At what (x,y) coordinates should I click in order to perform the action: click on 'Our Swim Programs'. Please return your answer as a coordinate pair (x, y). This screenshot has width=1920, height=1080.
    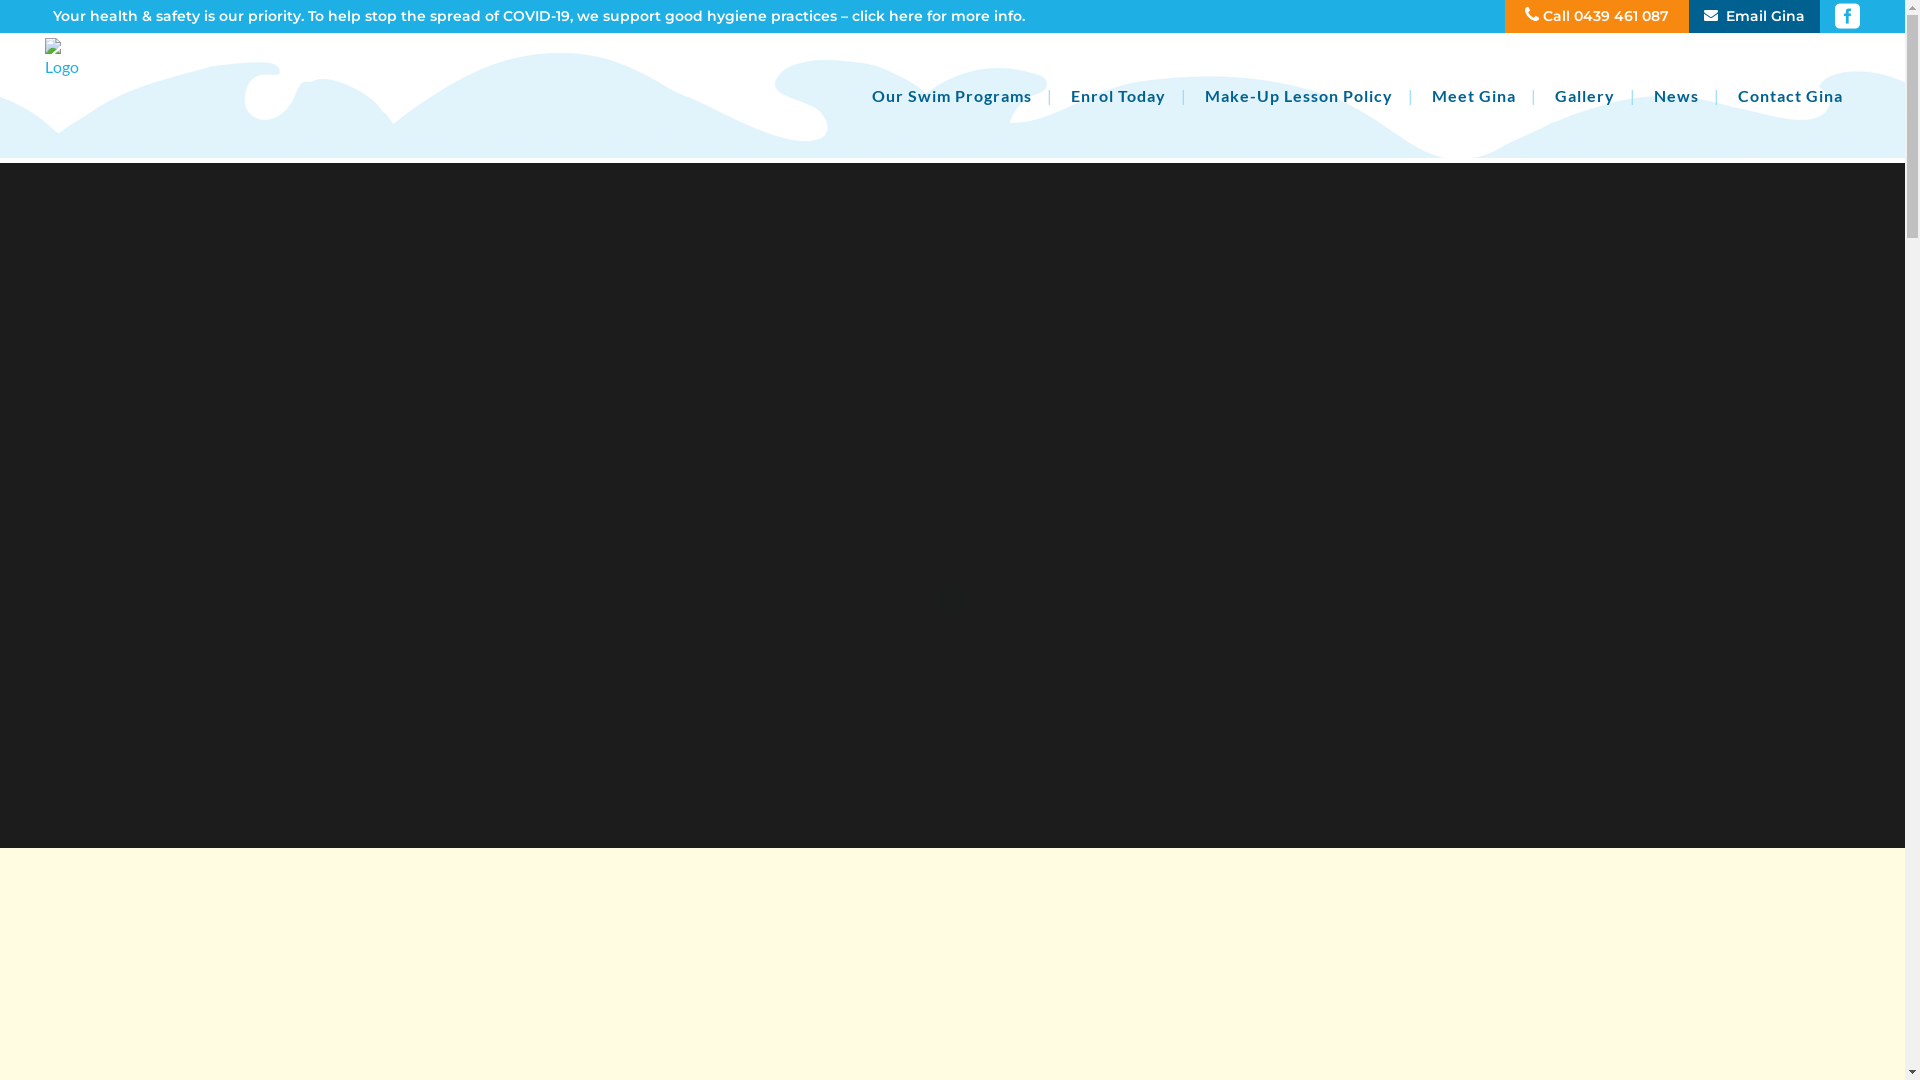
    Looking at the image, I should click on (950, 95).